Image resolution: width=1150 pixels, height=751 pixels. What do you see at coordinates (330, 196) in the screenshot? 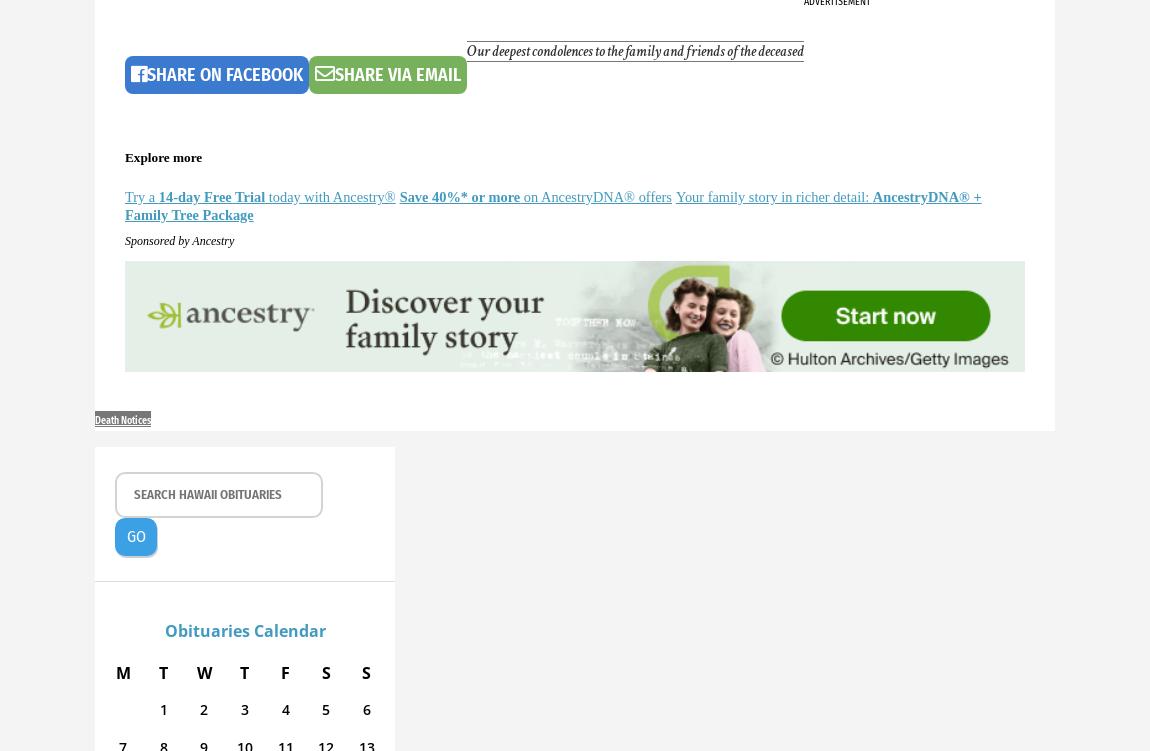
I see `'today with Ancestry®'` at bounding box center [330, 196].